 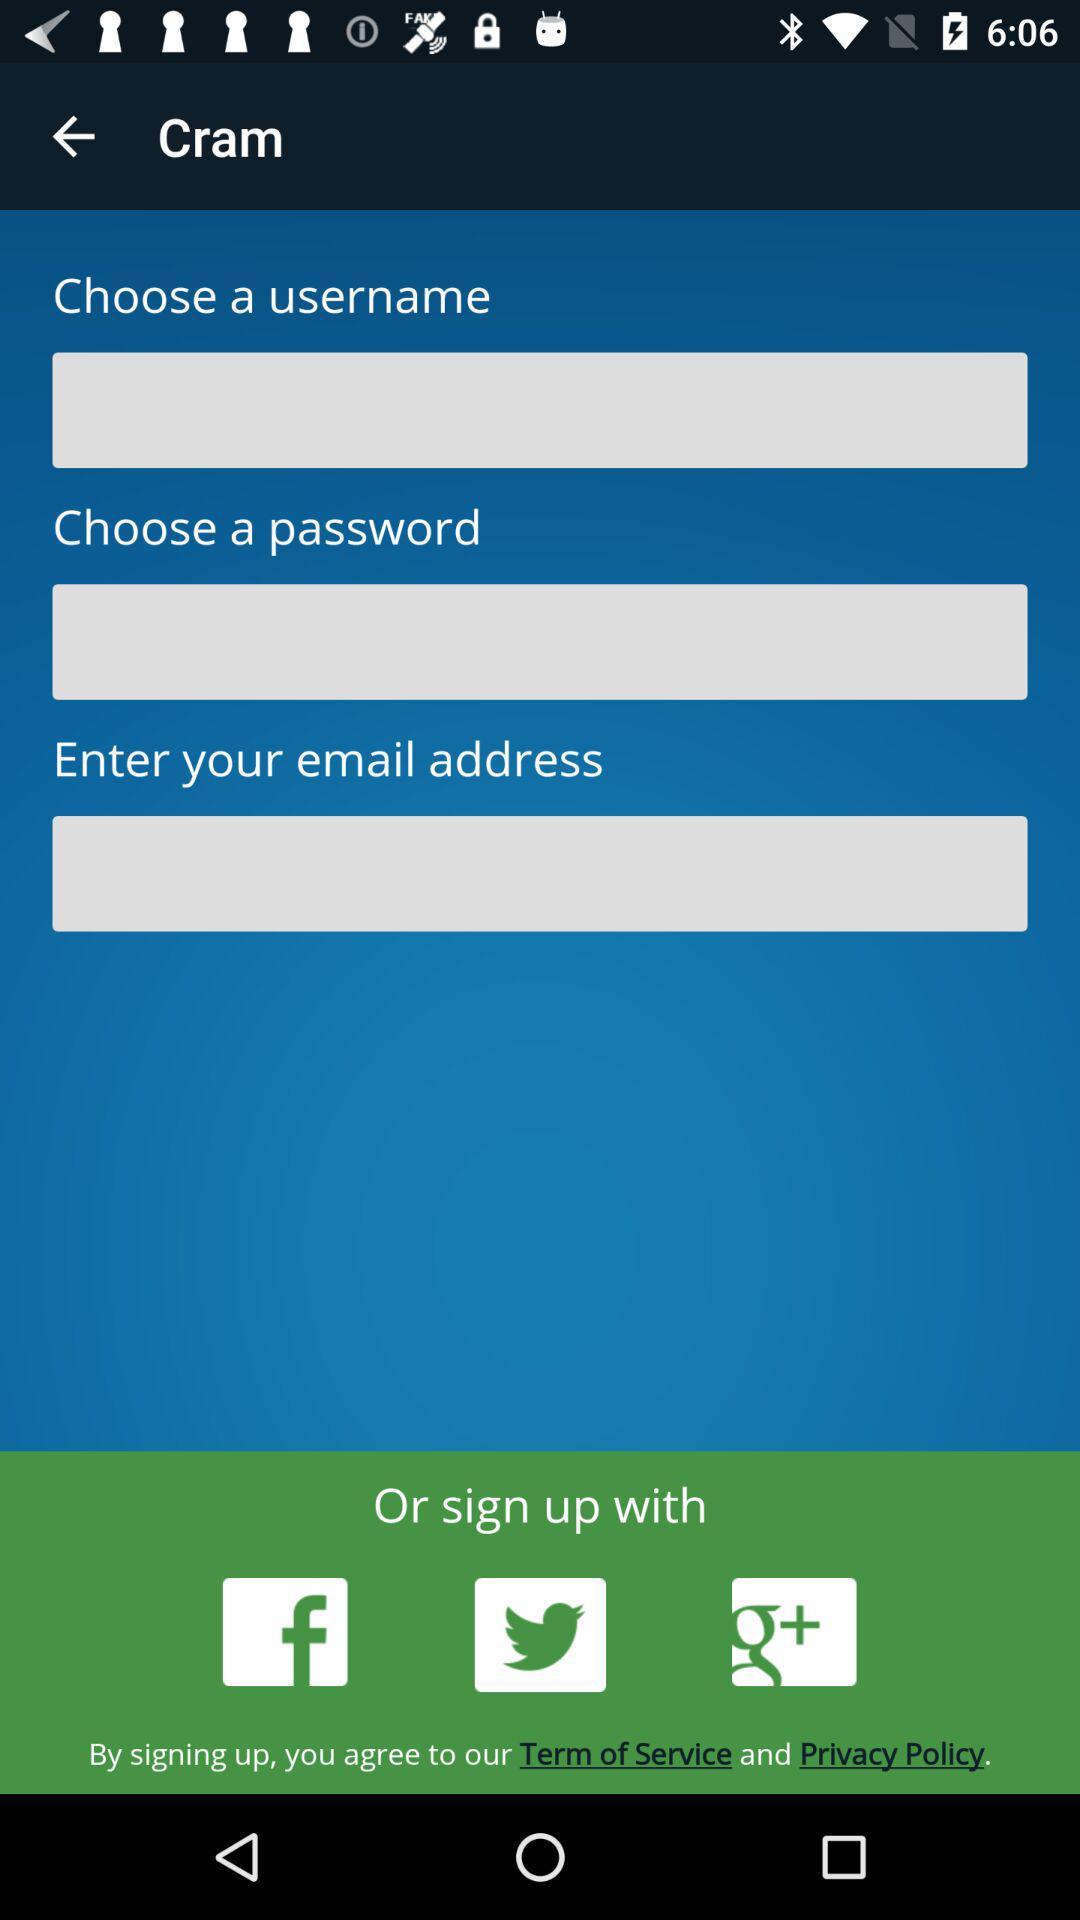 What do you see at coordinates (540, 873) in the screenshot?
I see `email address` at bounding box center [540, 873].